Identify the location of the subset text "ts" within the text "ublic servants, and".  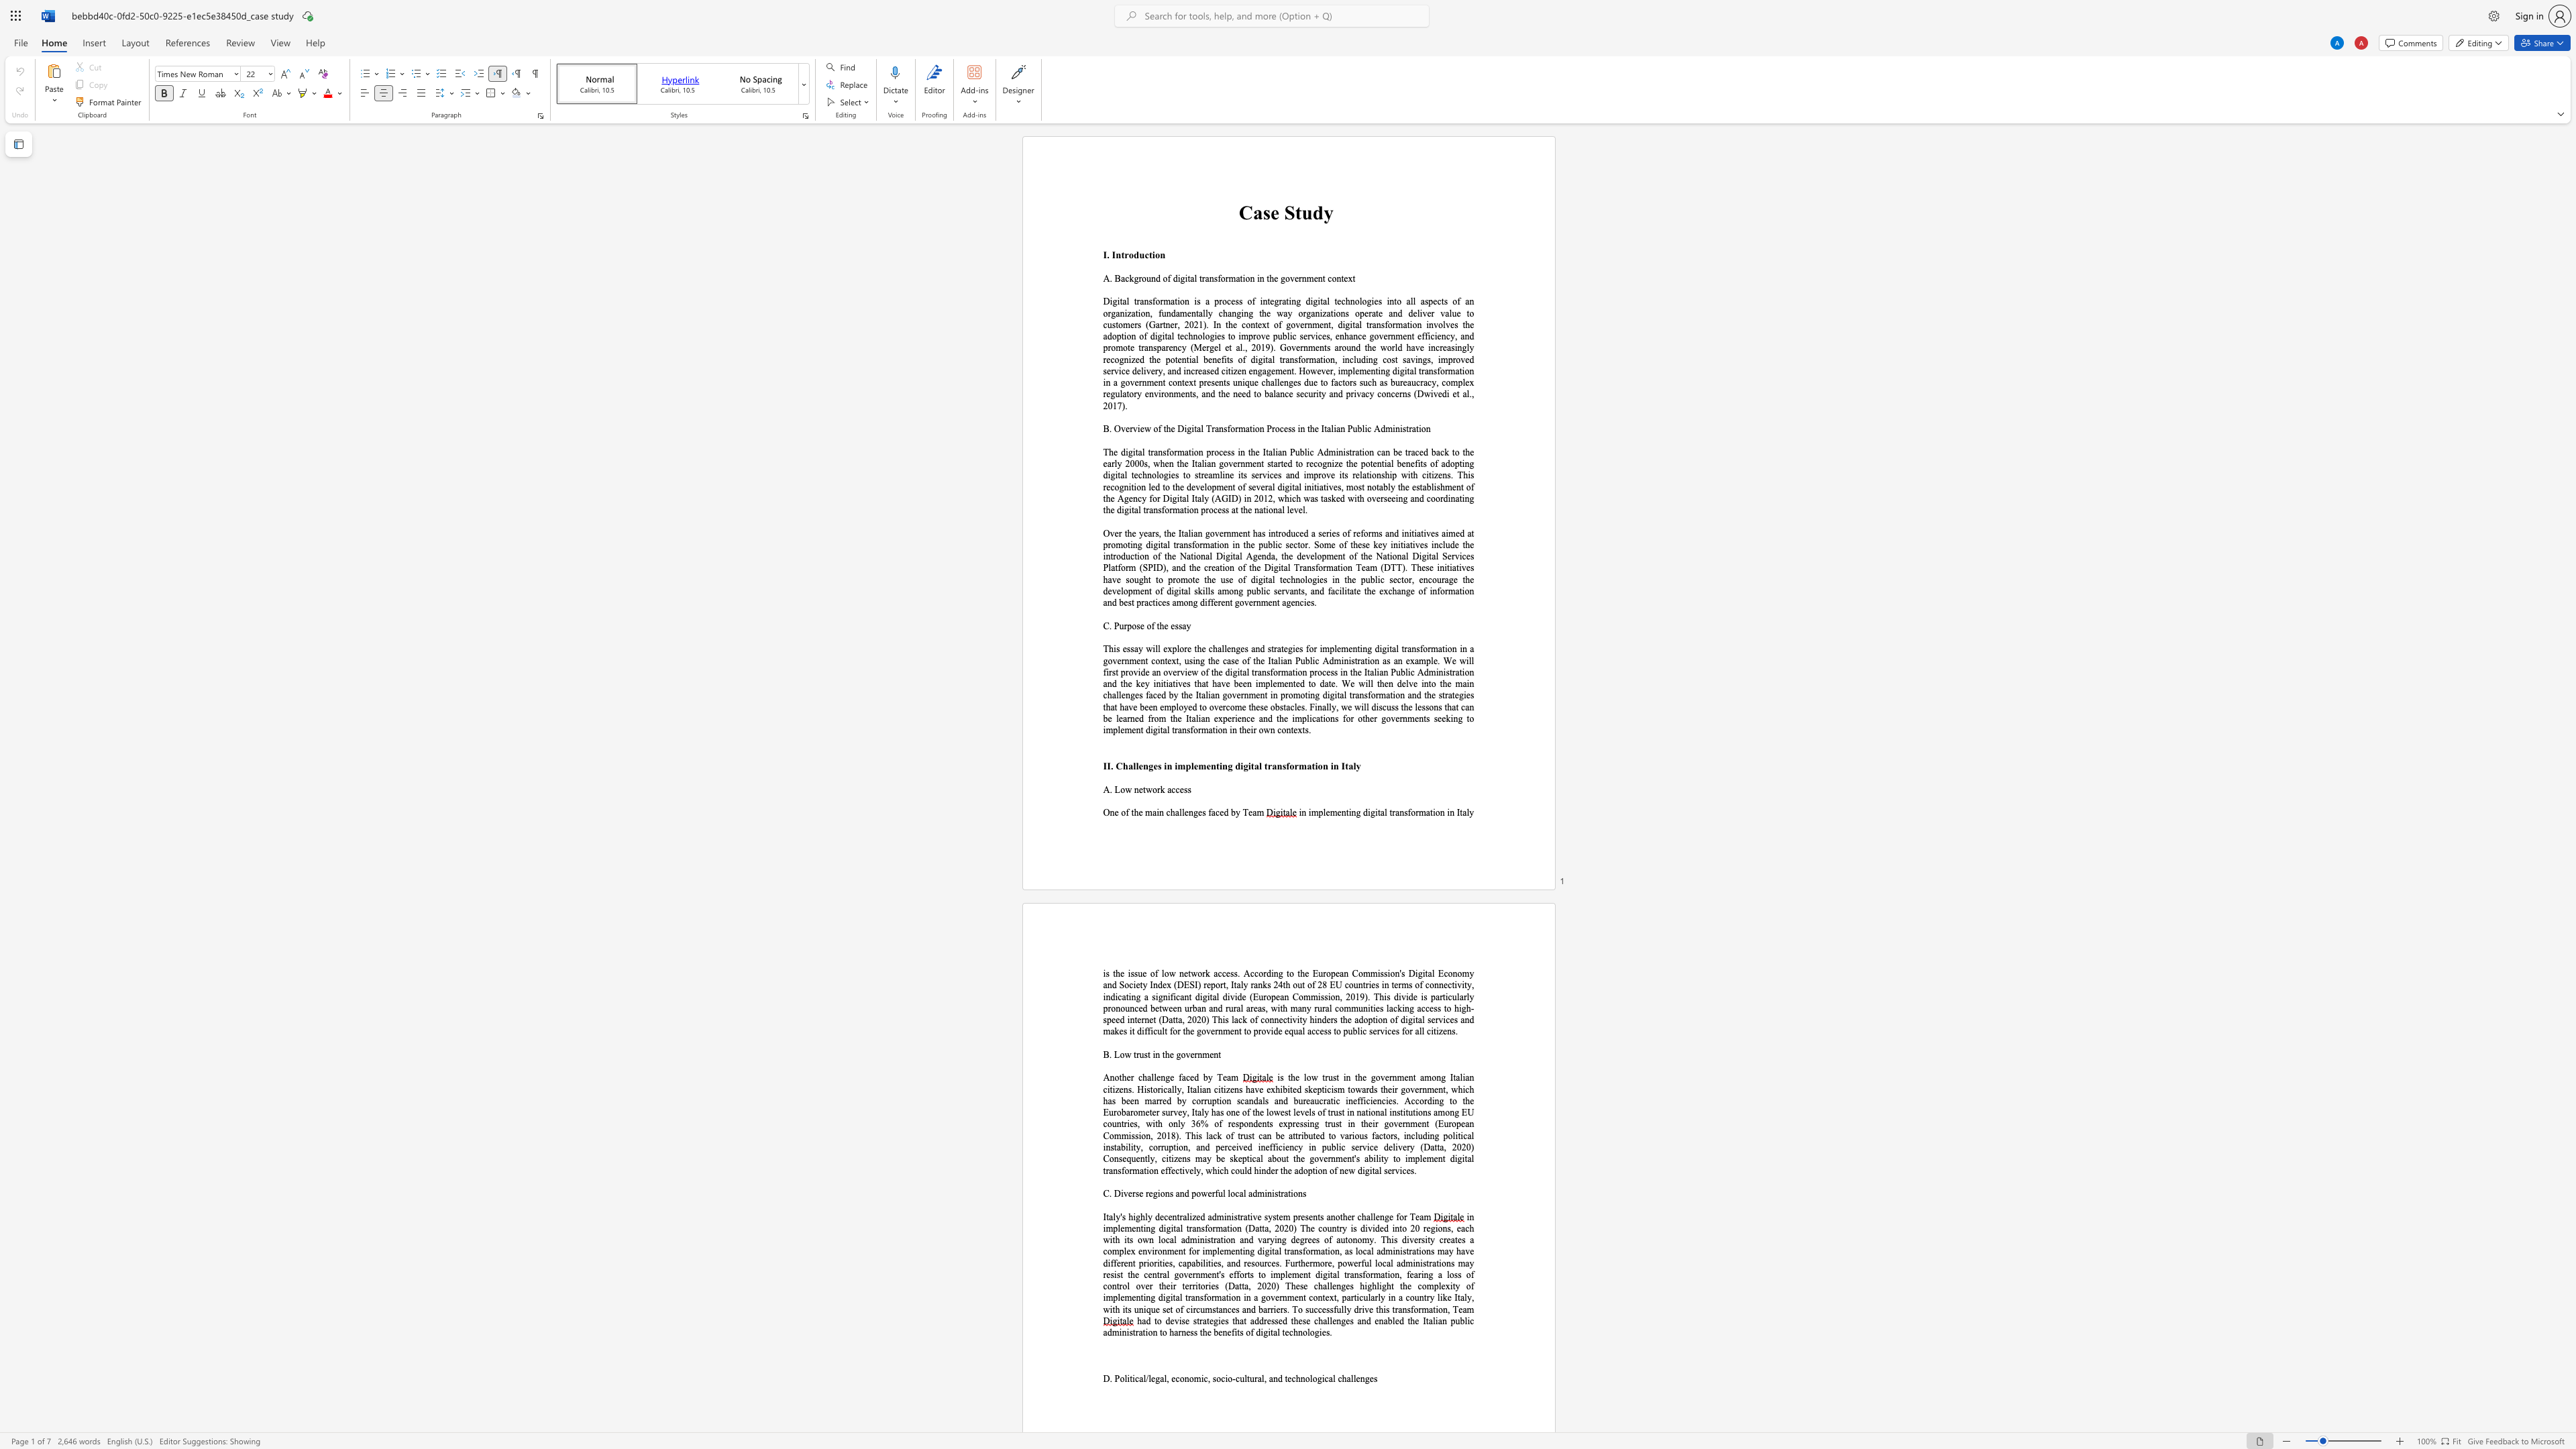
(1297, 590).